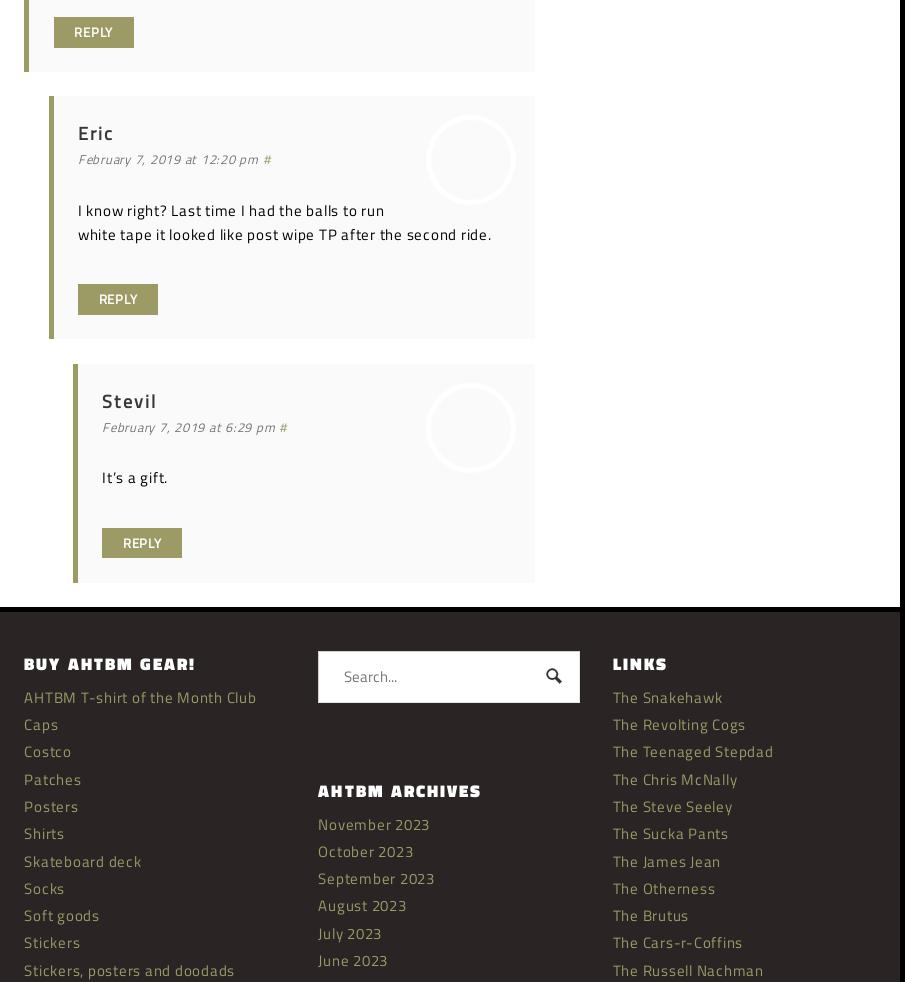  Describe the element at coordinates (42, 833) in the screenshot. I see `'Shirts'` at that location.